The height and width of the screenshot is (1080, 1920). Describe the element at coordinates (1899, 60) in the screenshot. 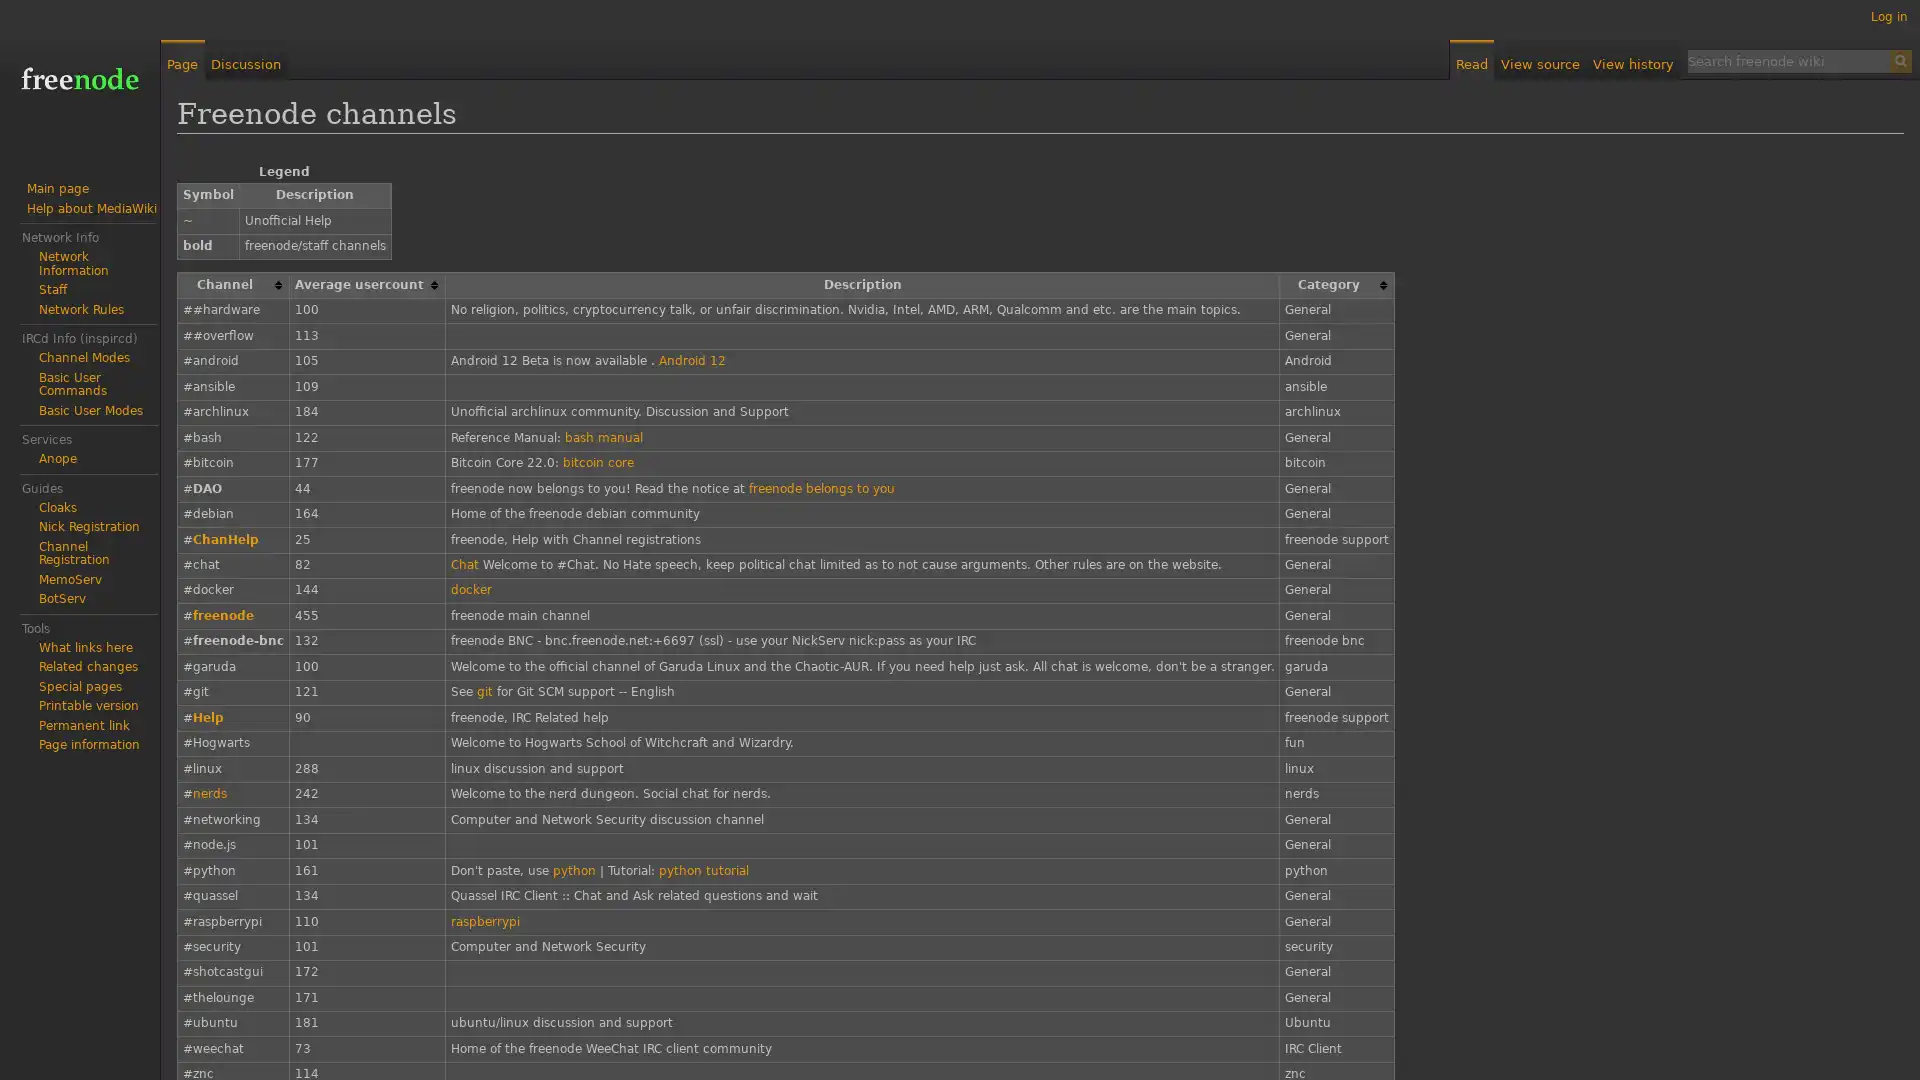

I see `Go` at that location.